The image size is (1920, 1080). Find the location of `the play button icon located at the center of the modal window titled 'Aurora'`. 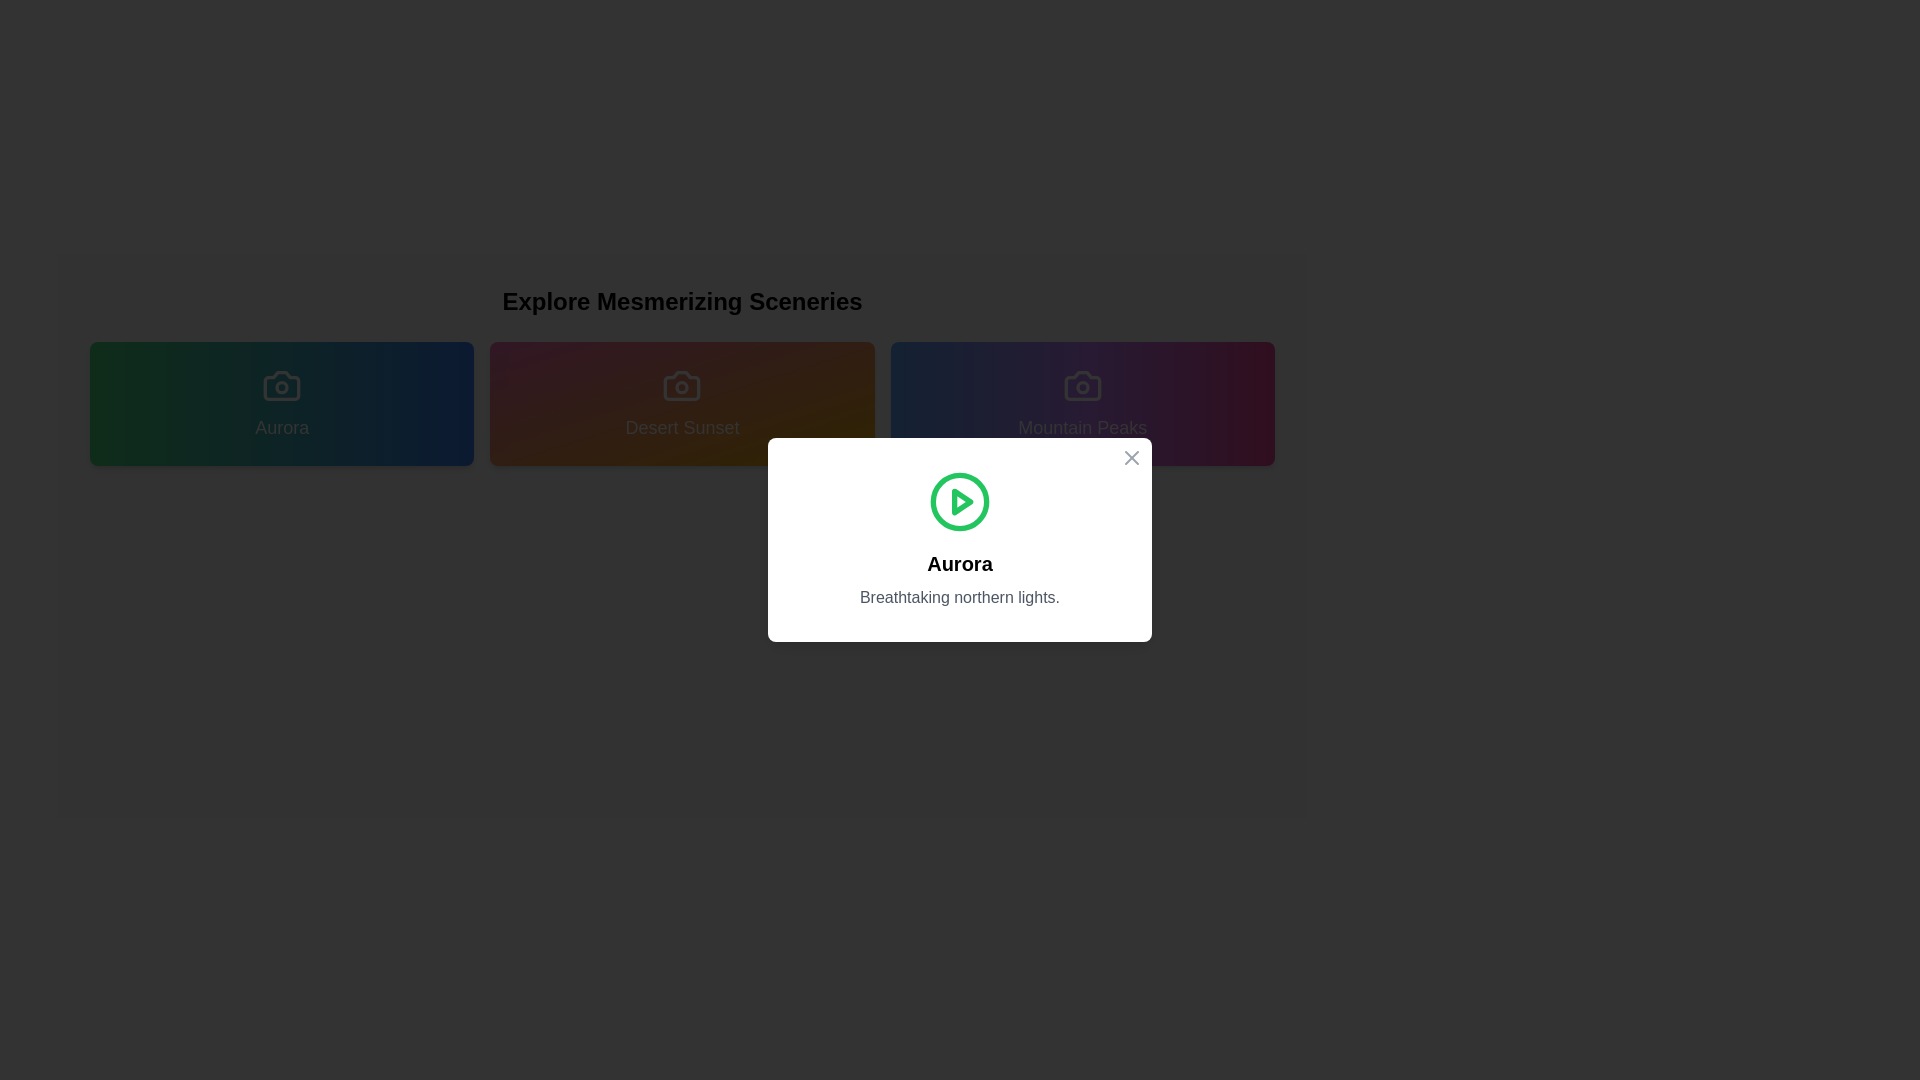

the play button icon located at the center of the modal window titled 'Aurora' is located at coordinates (962, 500).